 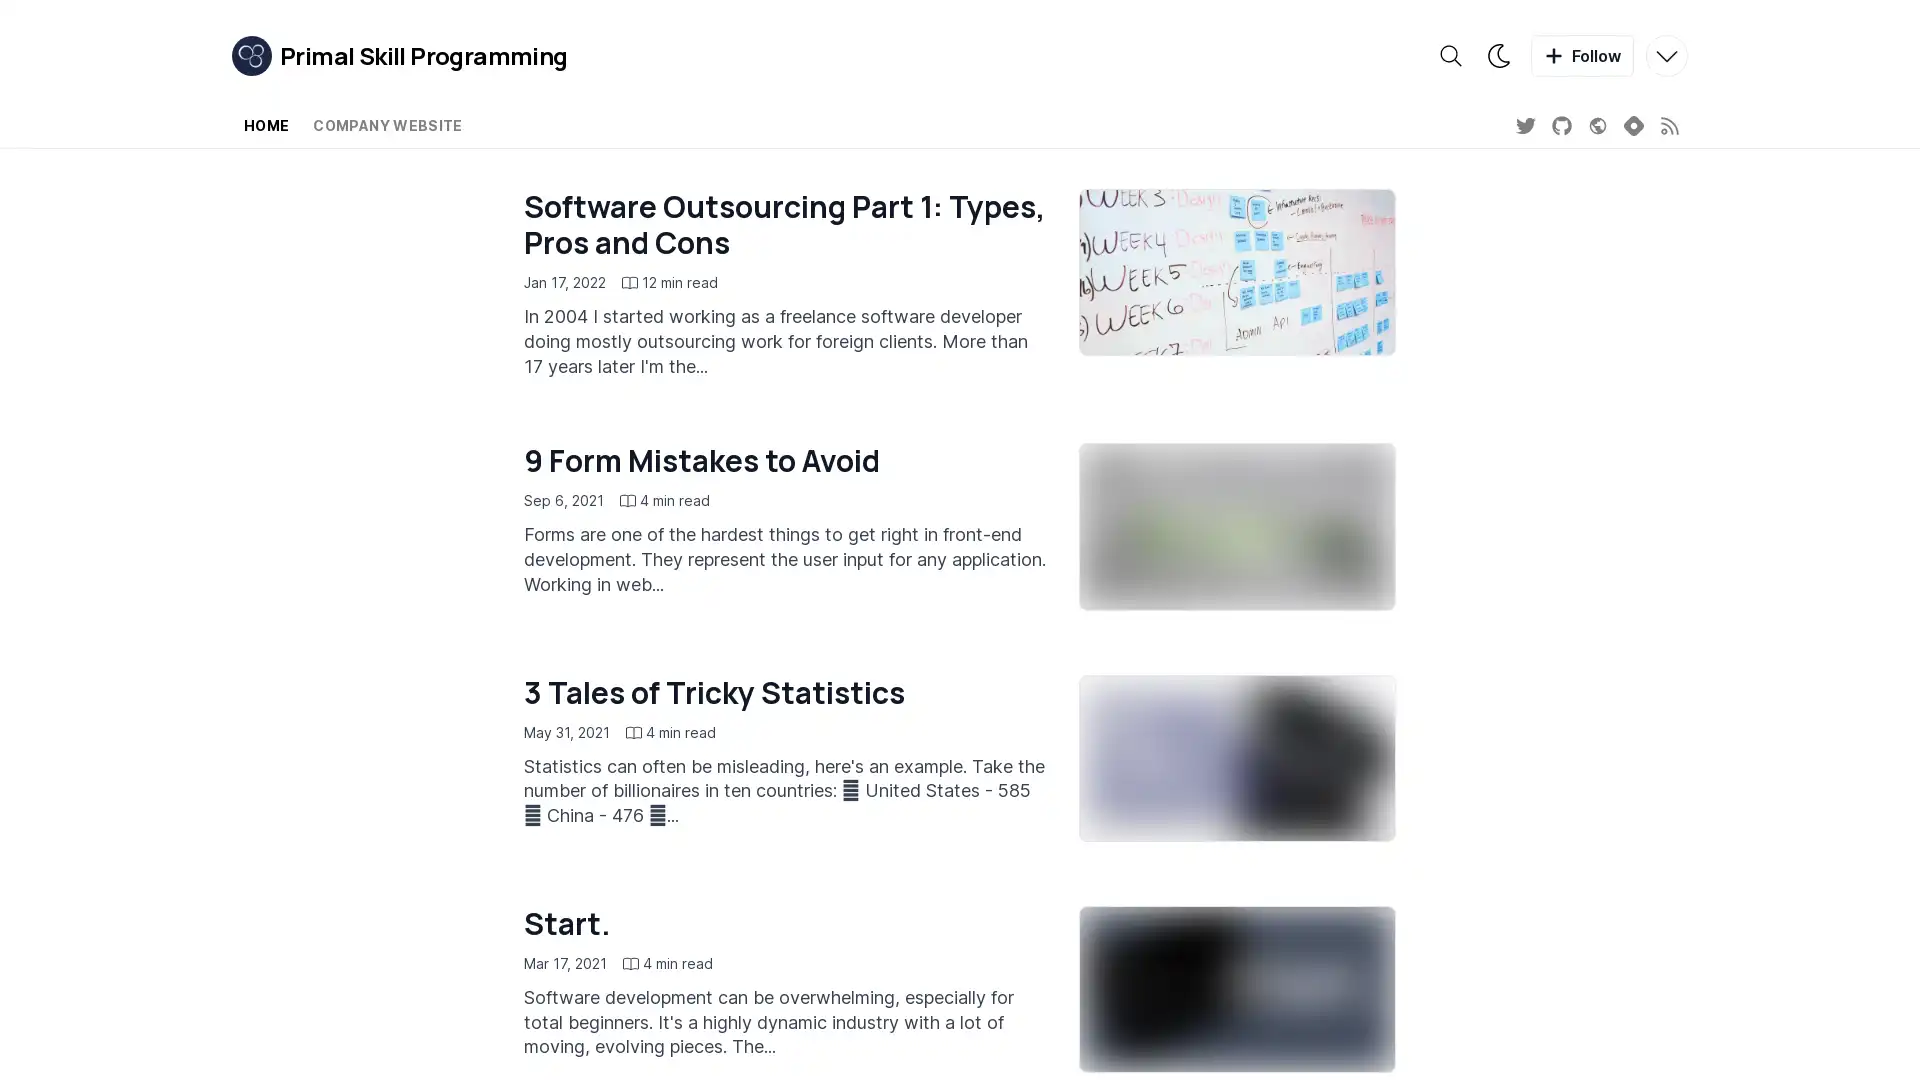 I want to click on More, so click(x=1666, y=55).